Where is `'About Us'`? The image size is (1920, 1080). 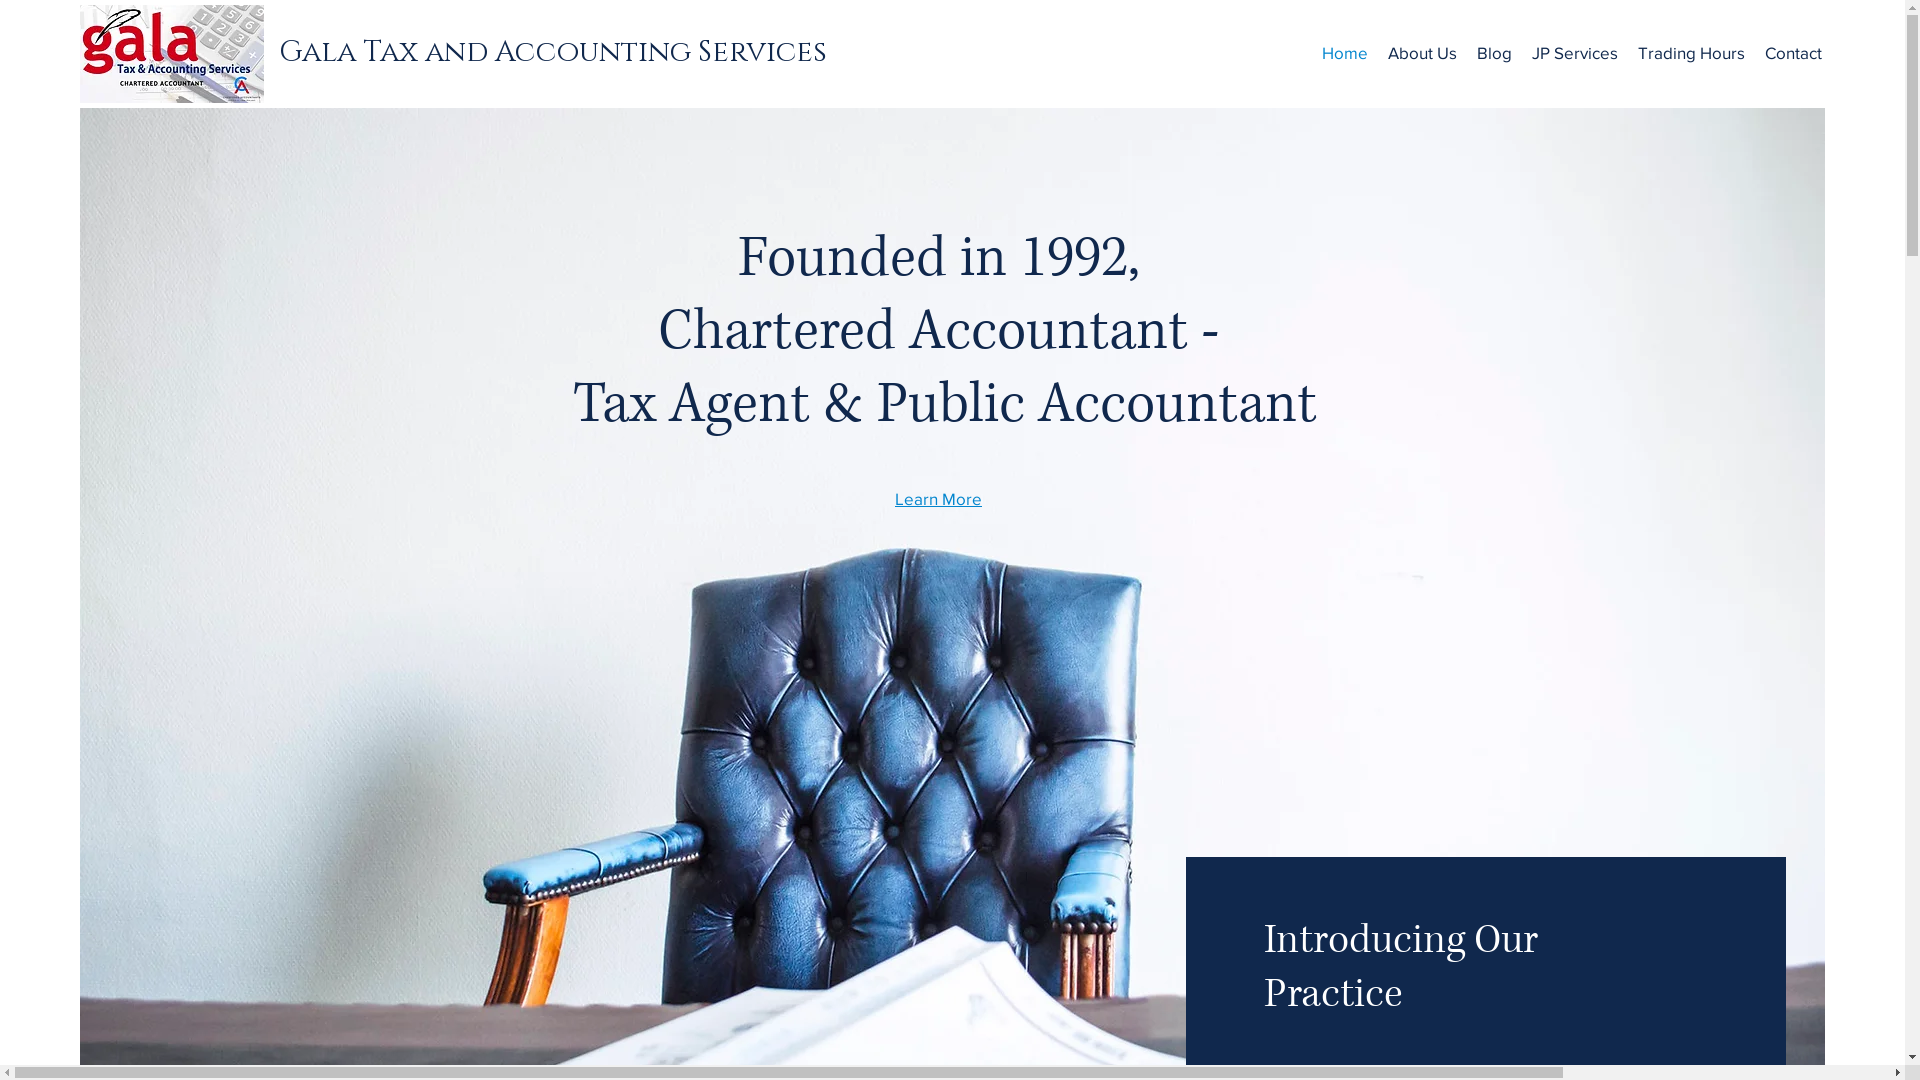 'About Us' is located at coordinates (1376, 52).